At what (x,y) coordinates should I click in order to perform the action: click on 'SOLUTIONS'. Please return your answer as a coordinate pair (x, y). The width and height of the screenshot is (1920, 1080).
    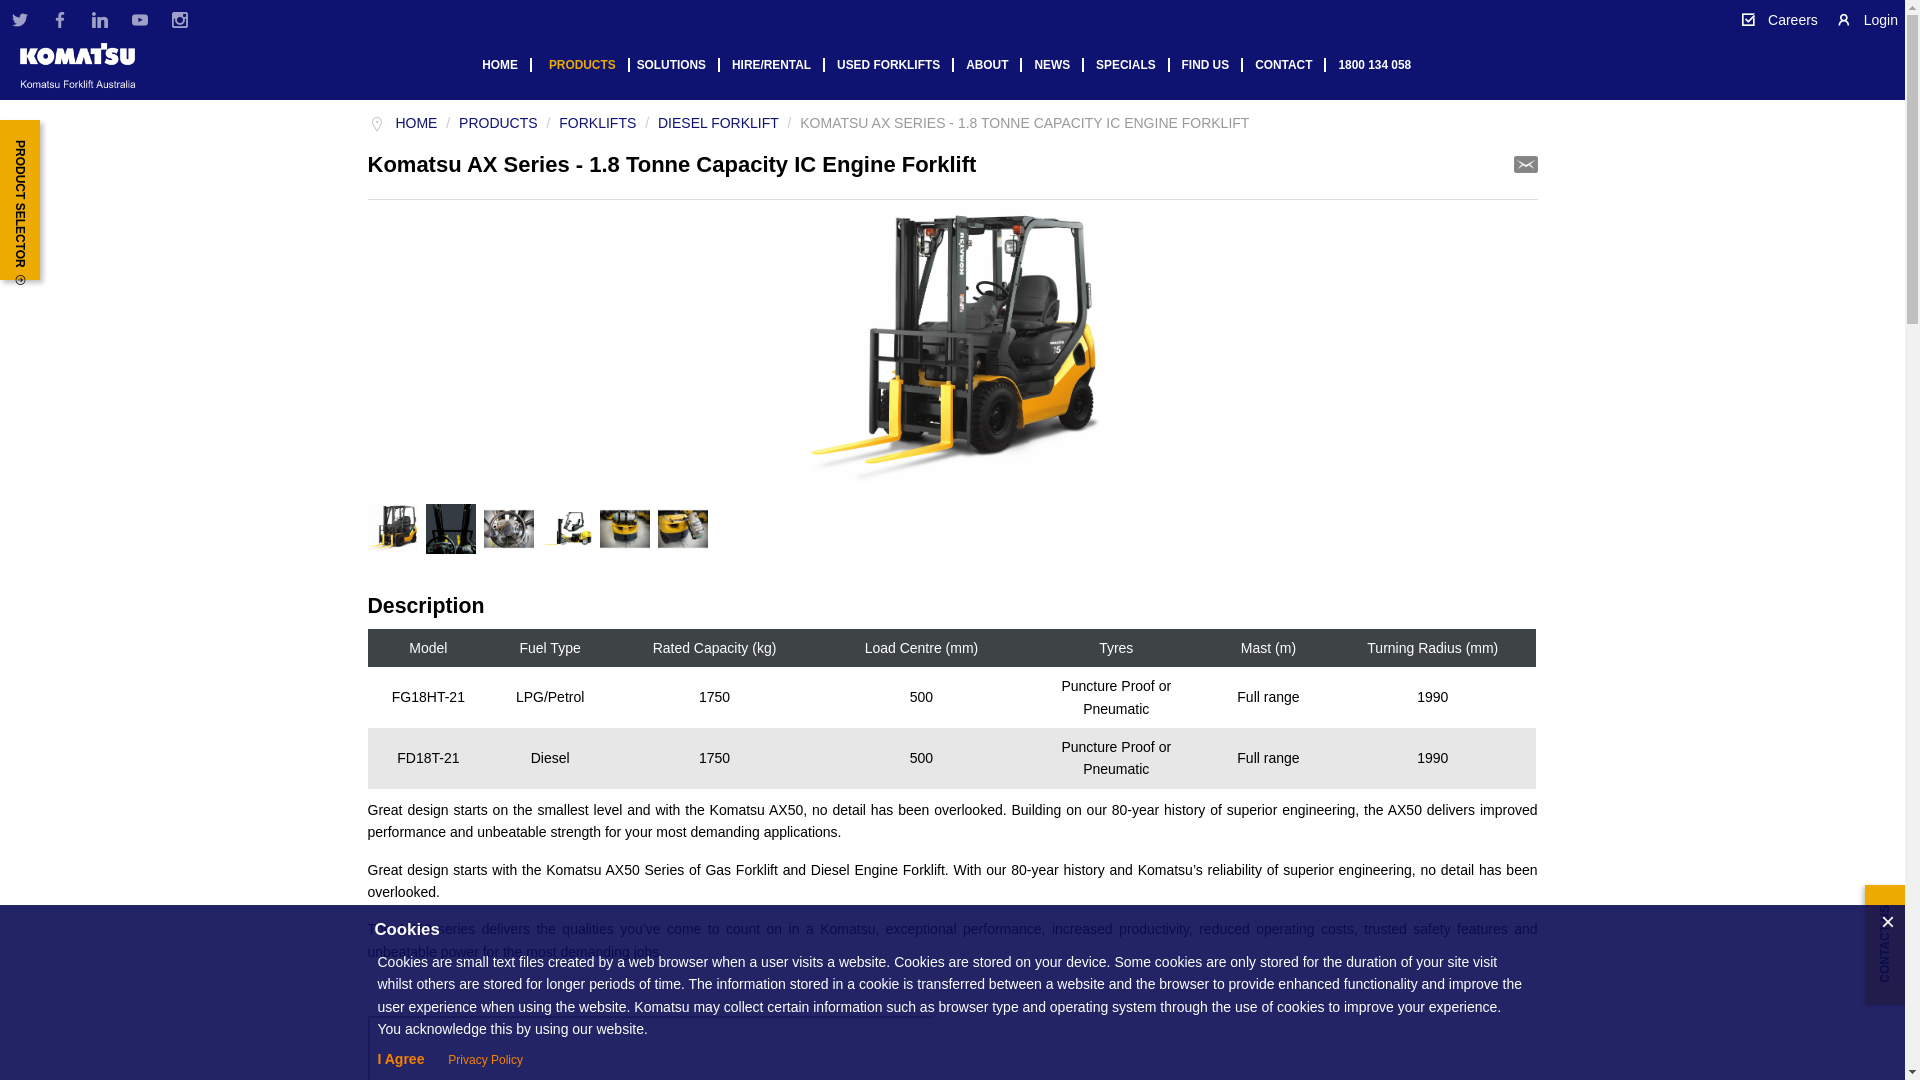
    Looking at the image, I should click on (678, 64).